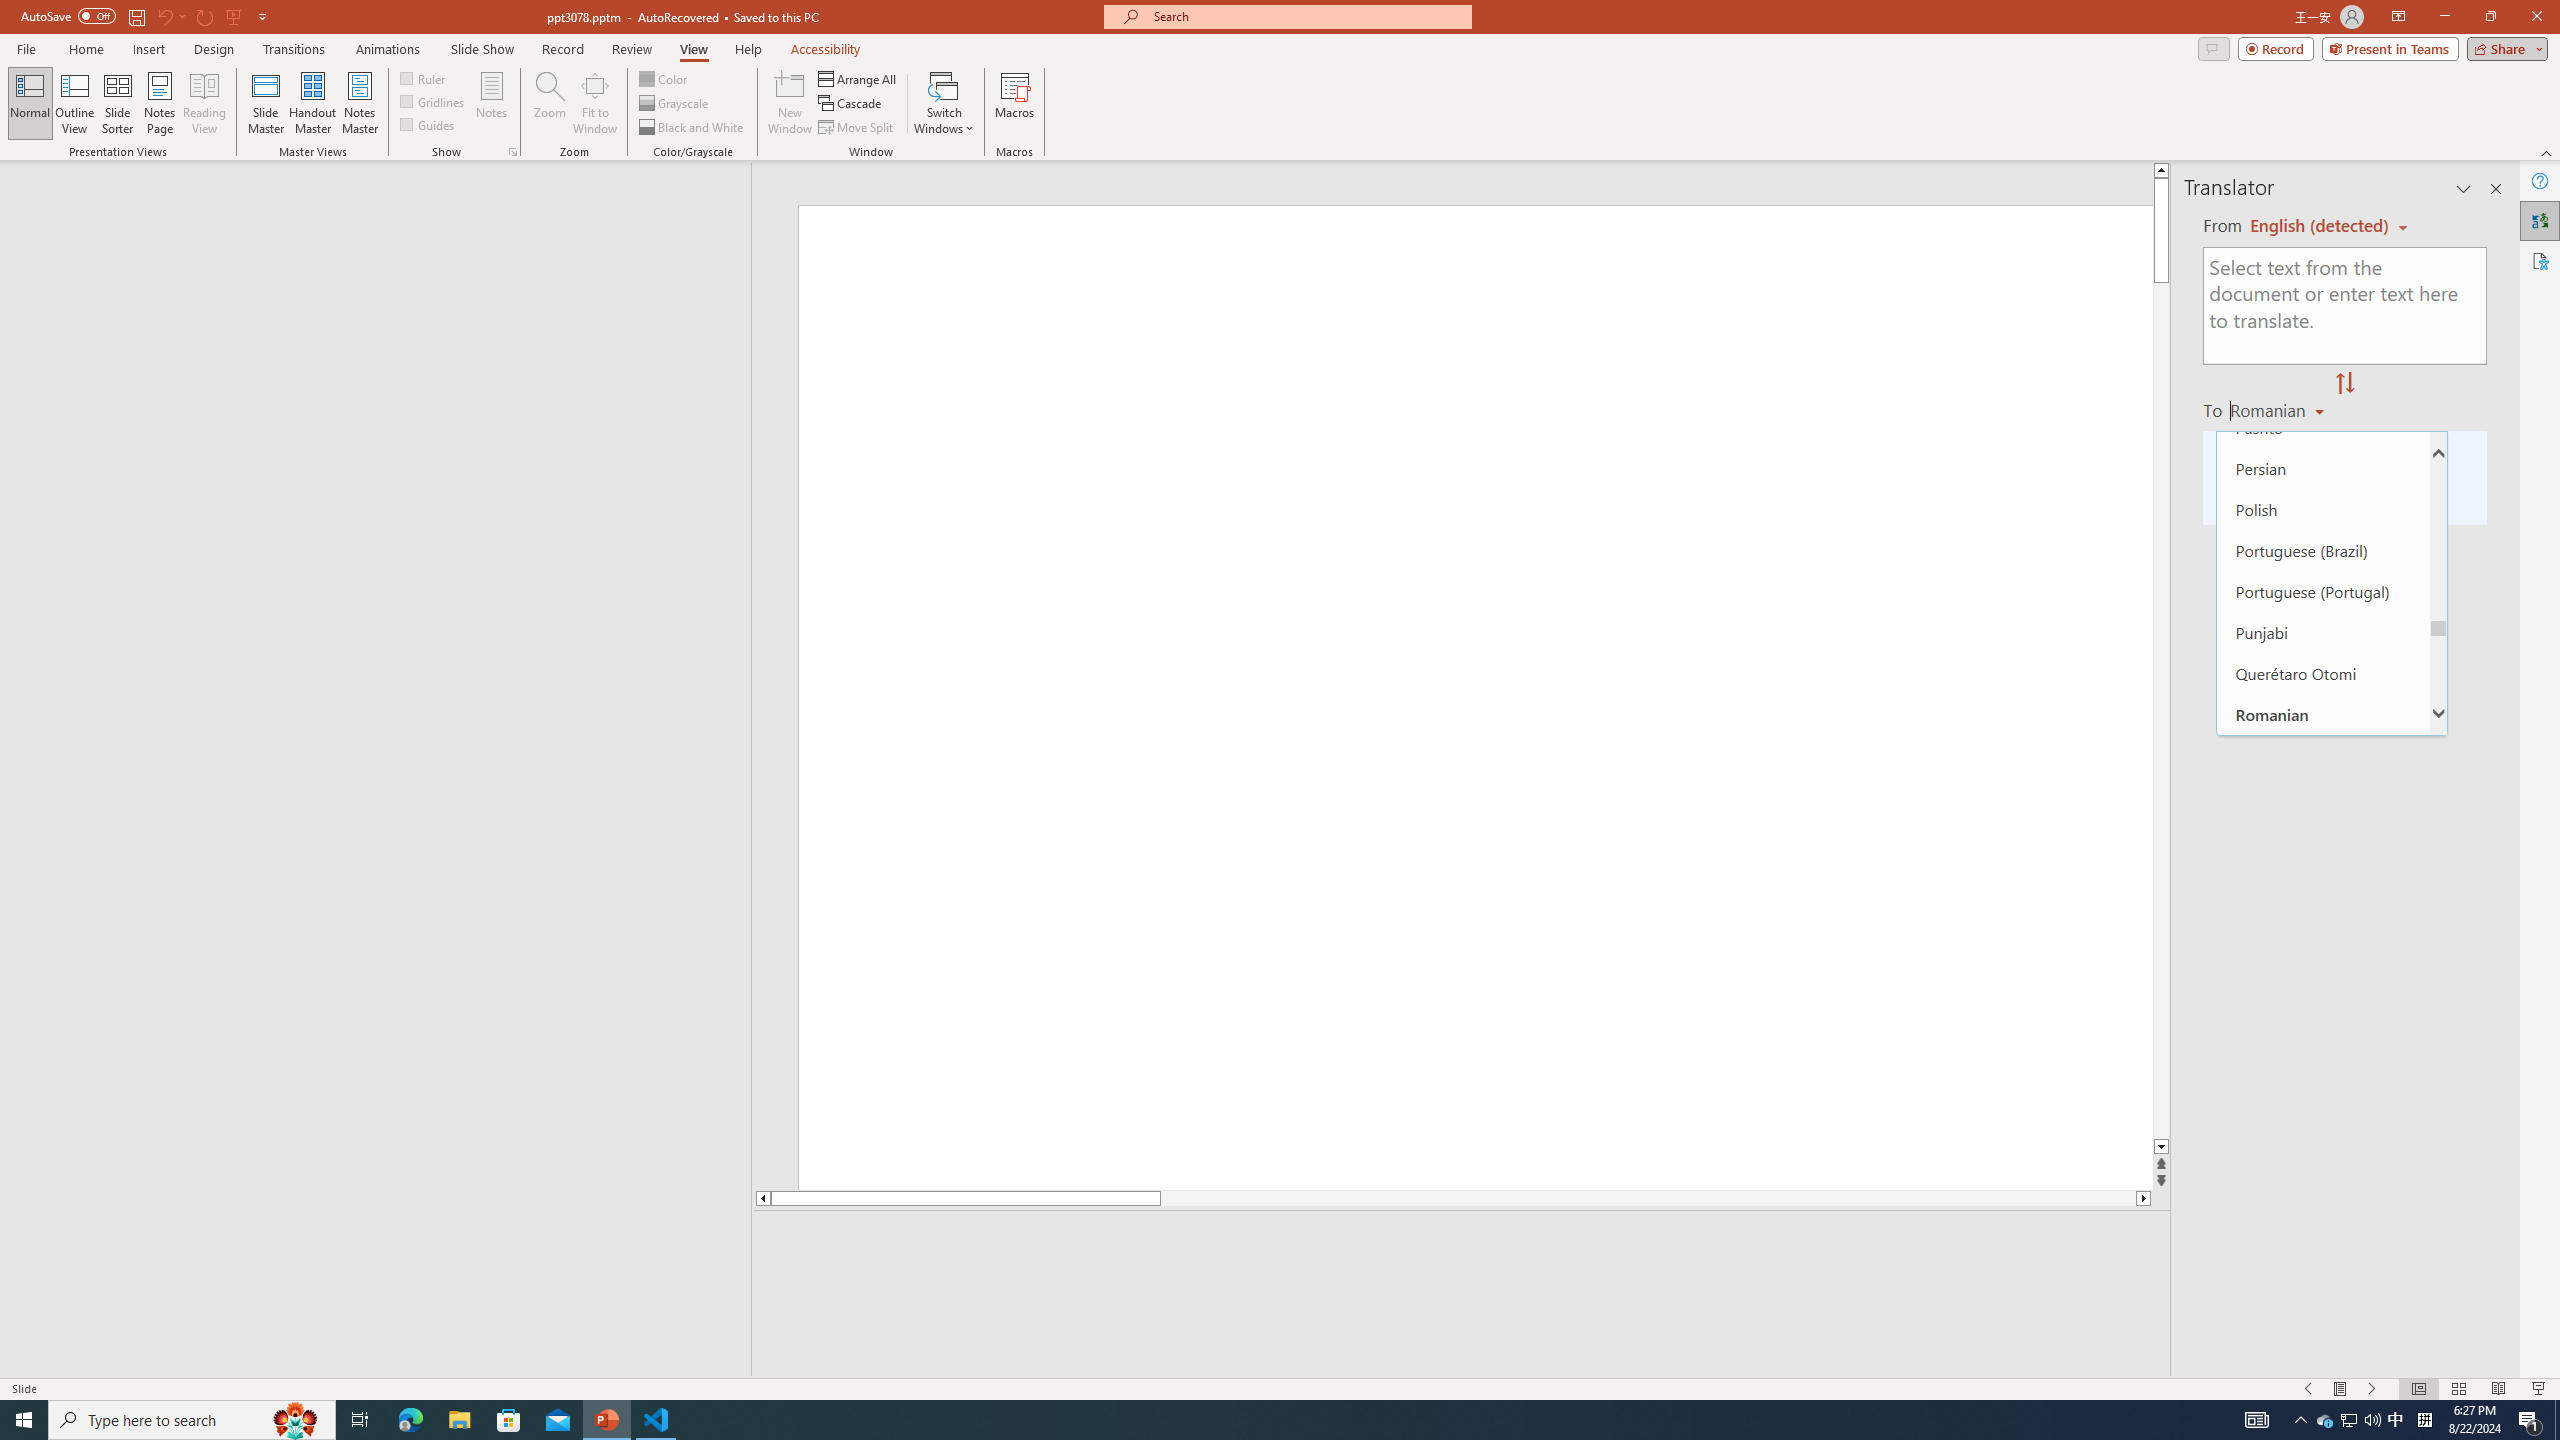 The image size is (2560, 1440). I want to click on 'Notes Master', so click(358, 103).